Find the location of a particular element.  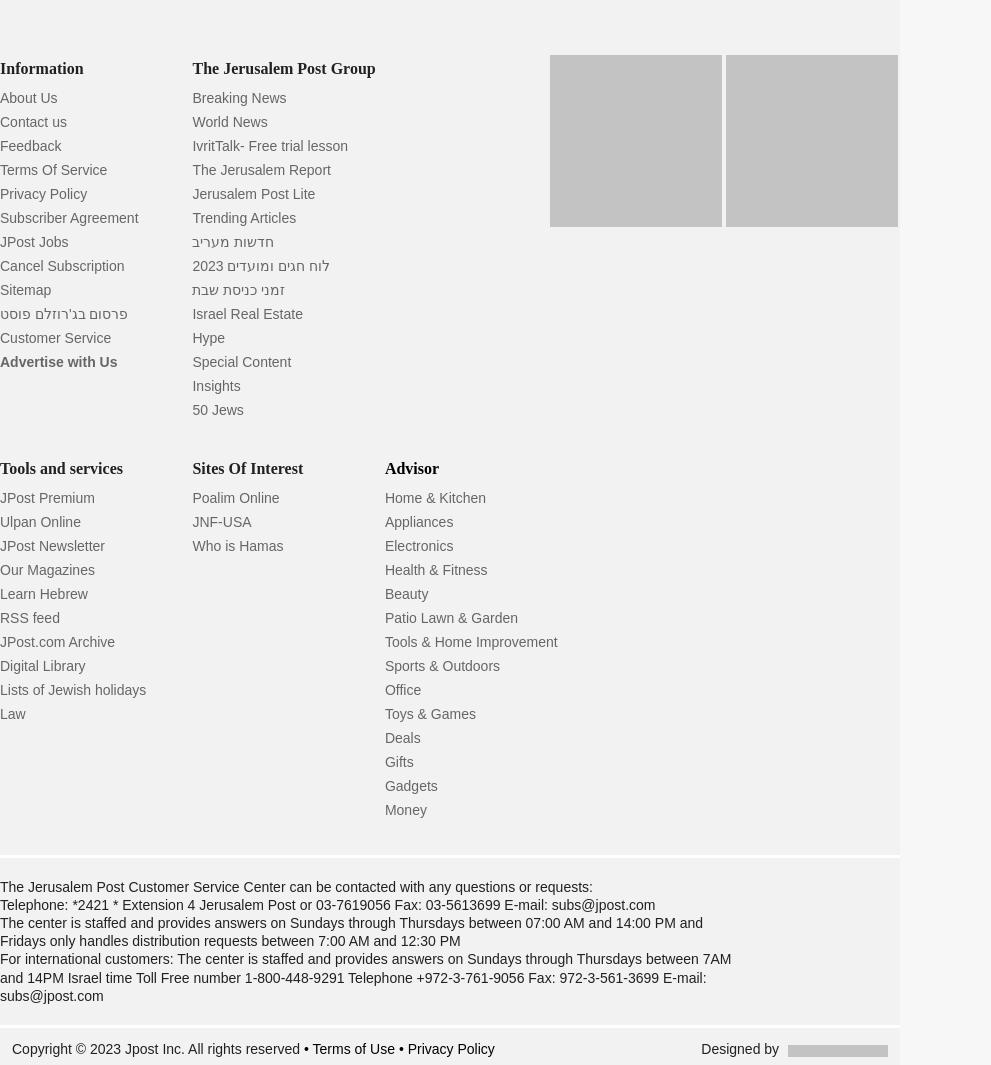

'Copyright © 2023 Jpost Inc. All rights reserved' is located at coordinates (157, 1047).